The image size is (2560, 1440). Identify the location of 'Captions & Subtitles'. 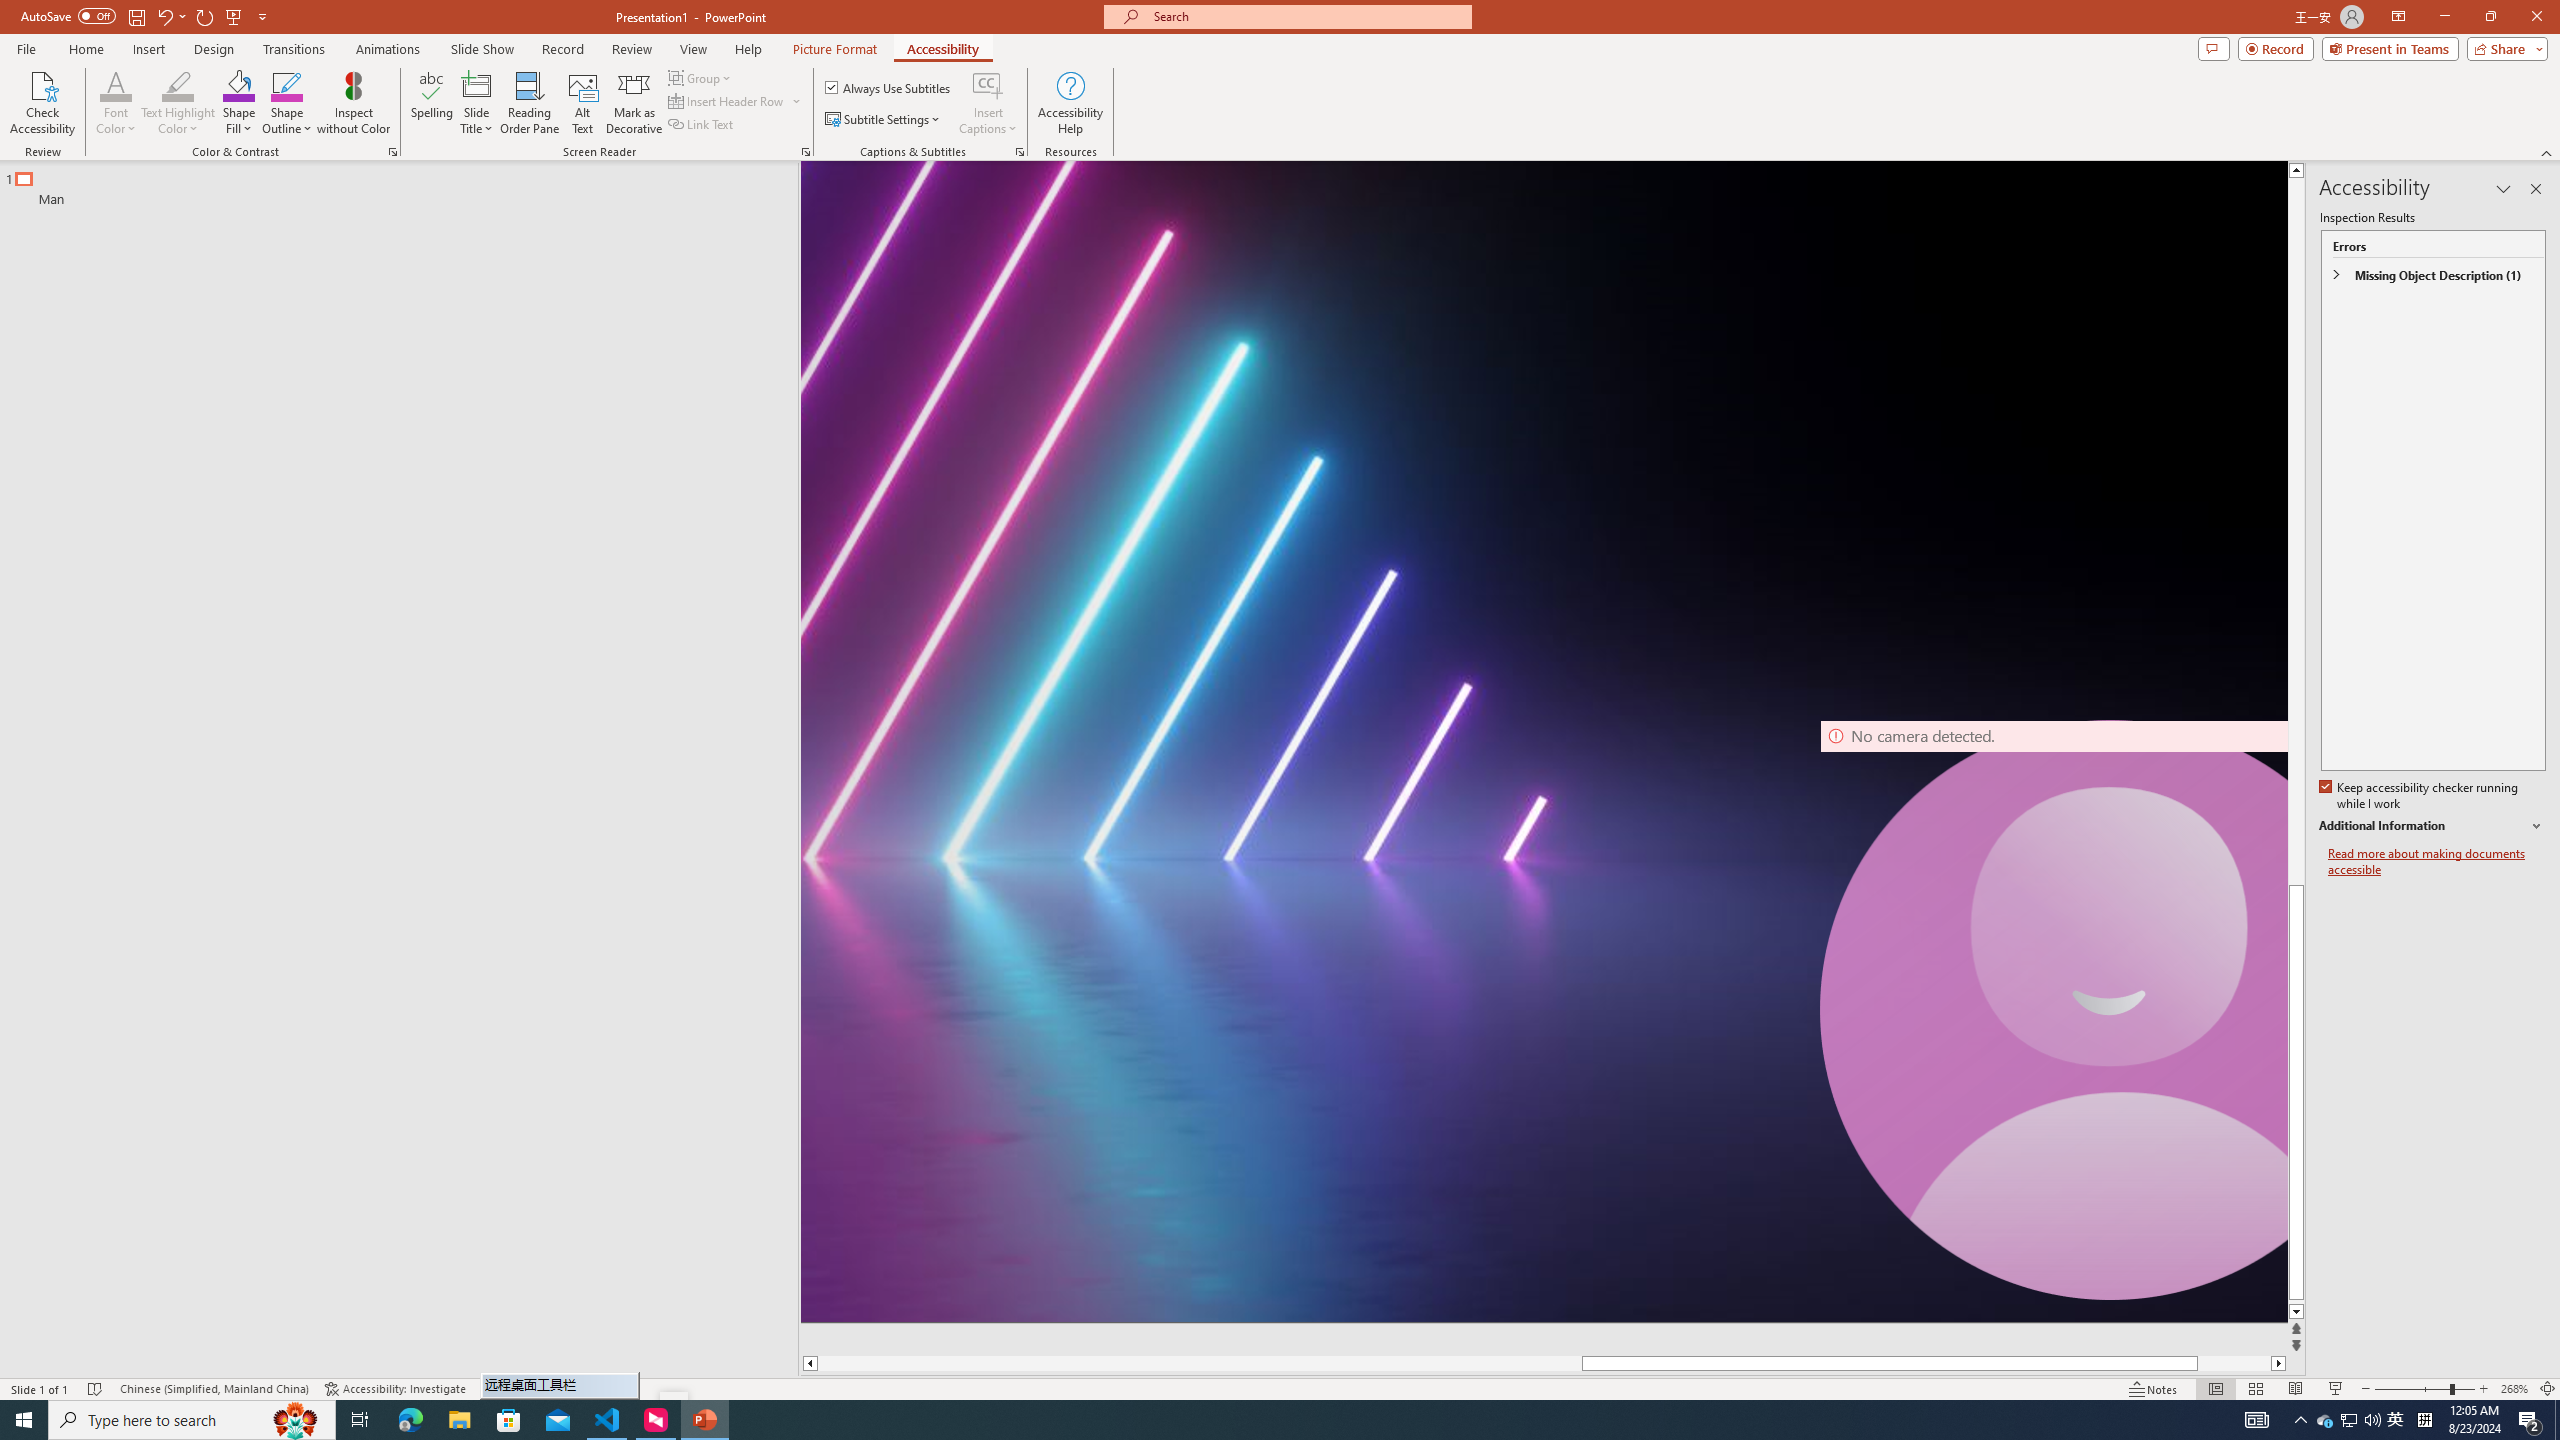
(1019, 150).